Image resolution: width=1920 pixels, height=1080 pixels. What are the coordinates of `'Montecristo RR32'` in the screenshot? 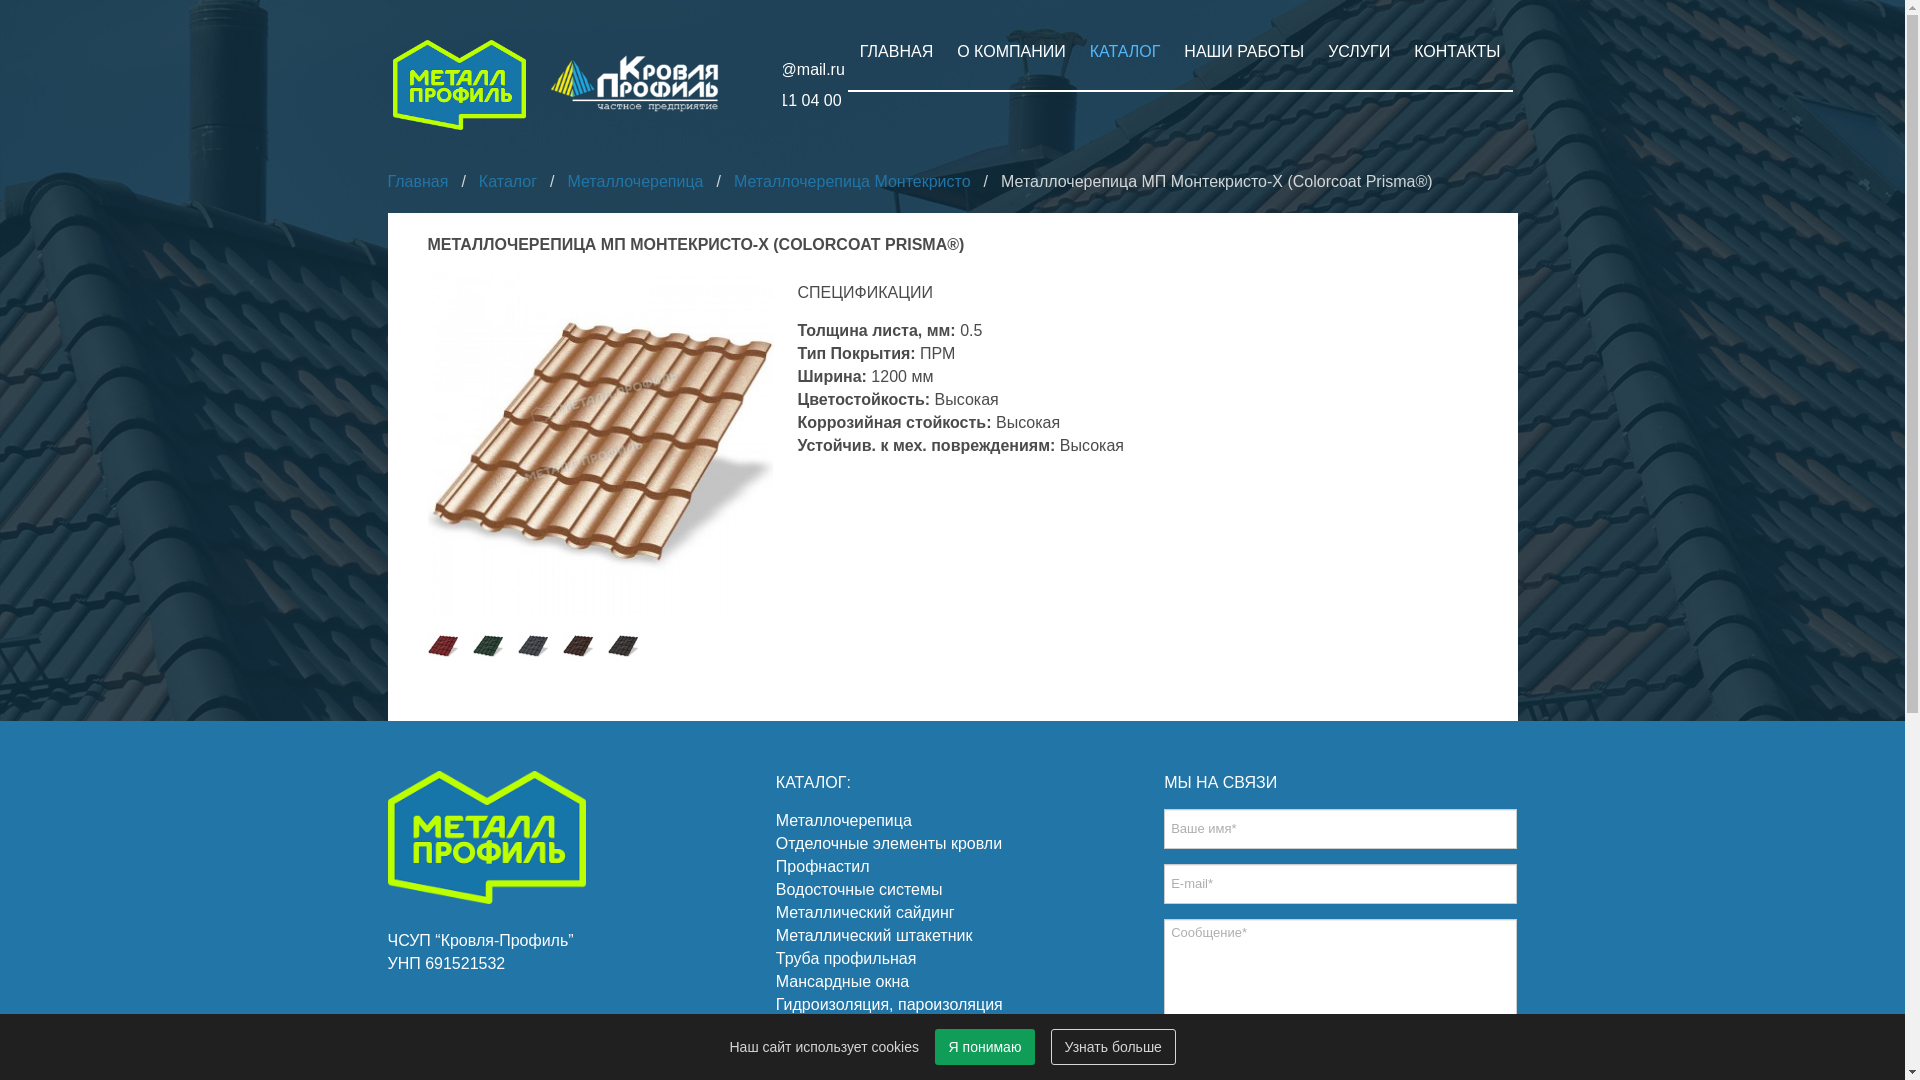 It's located at (622, 645).